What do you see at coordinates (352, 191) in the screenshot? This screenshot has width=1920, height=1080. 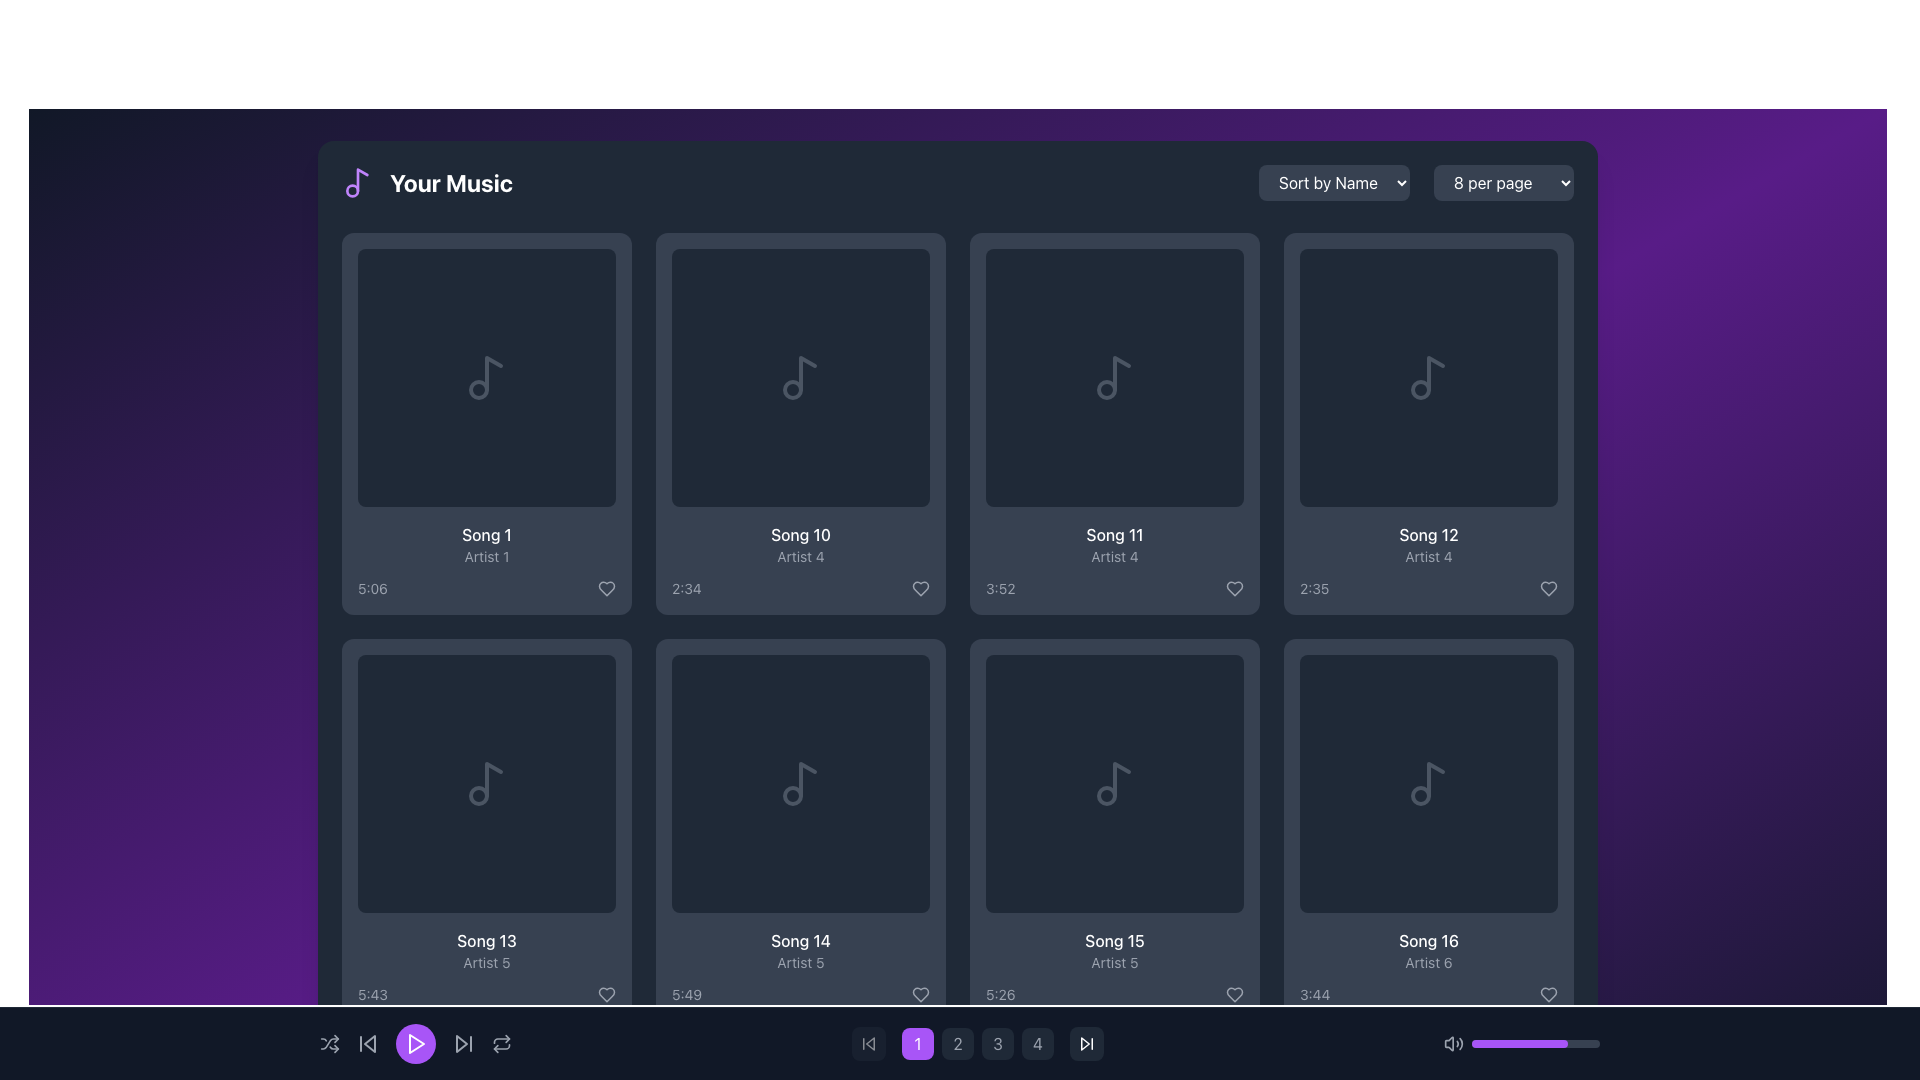 I see `the circular icon within the SVG graphic that is part of a music note illustration, located near the top-left corner of the page, adjacent to the 'Your Music' header text` at bounding box center [352, 191].